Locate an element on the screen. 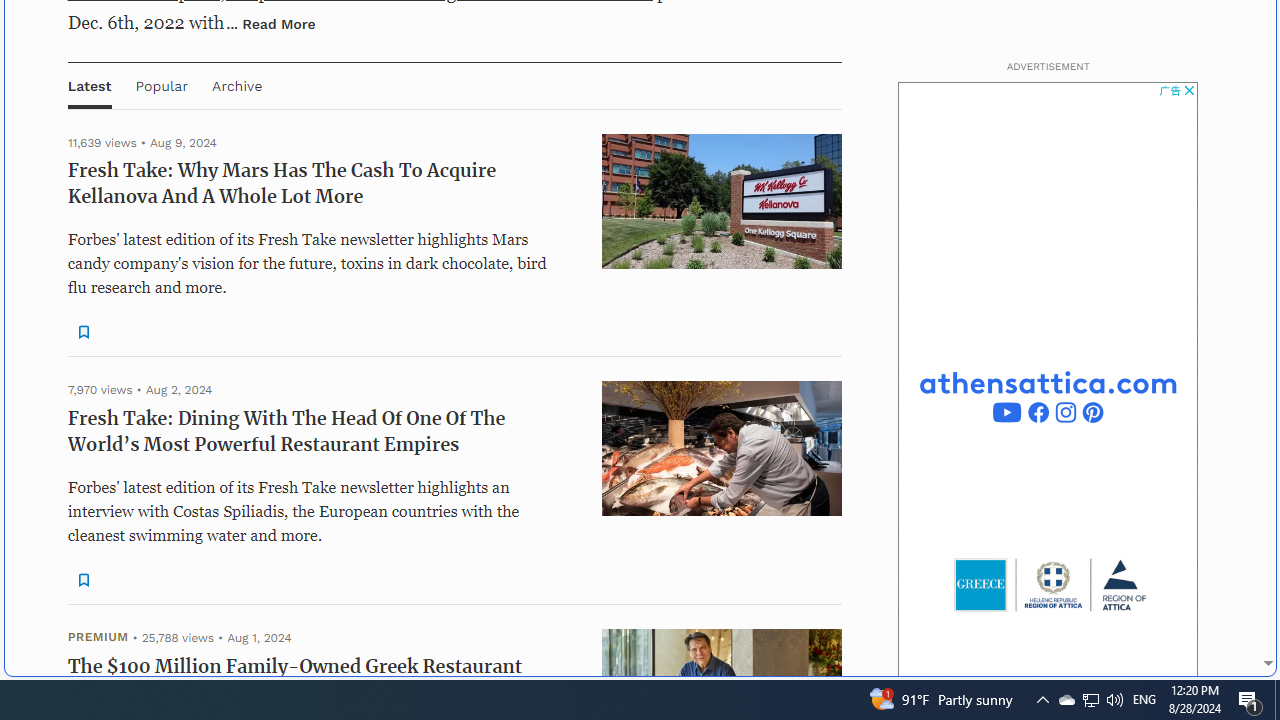  '... Read More' is located at coordinates (270, 23).